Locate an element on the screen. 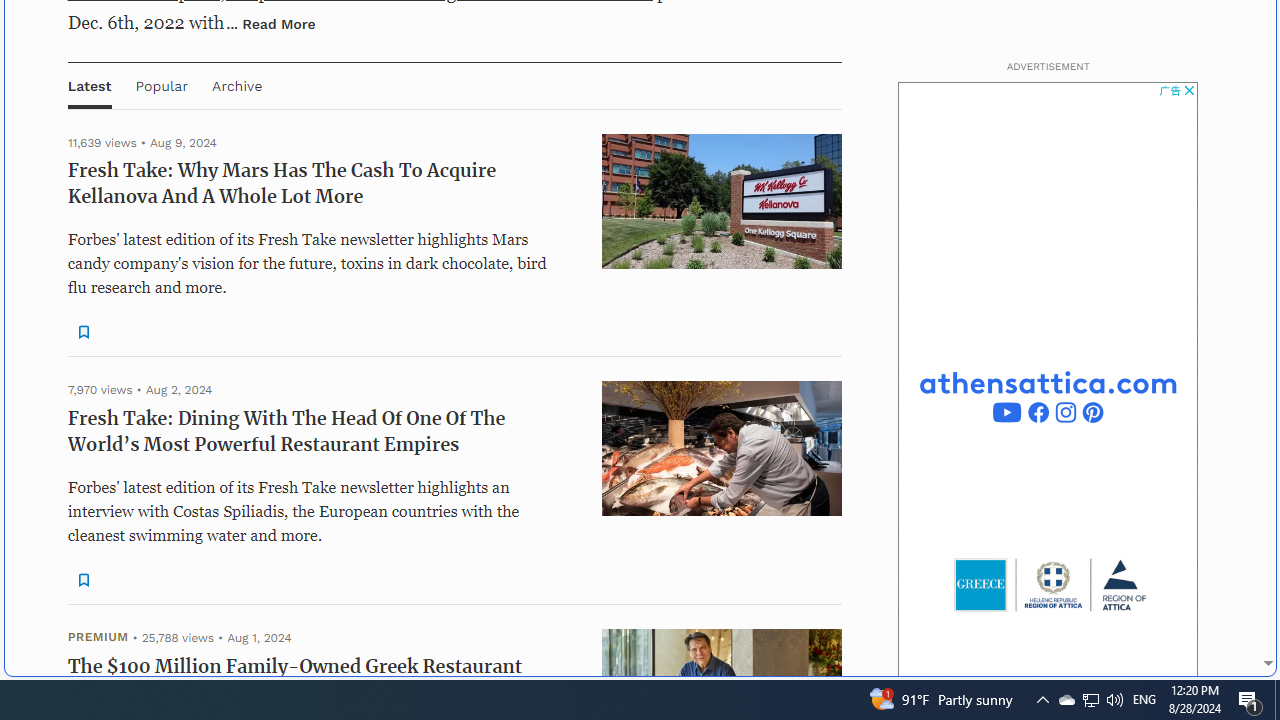  '... Read More' is located at coordinates (270, 23).